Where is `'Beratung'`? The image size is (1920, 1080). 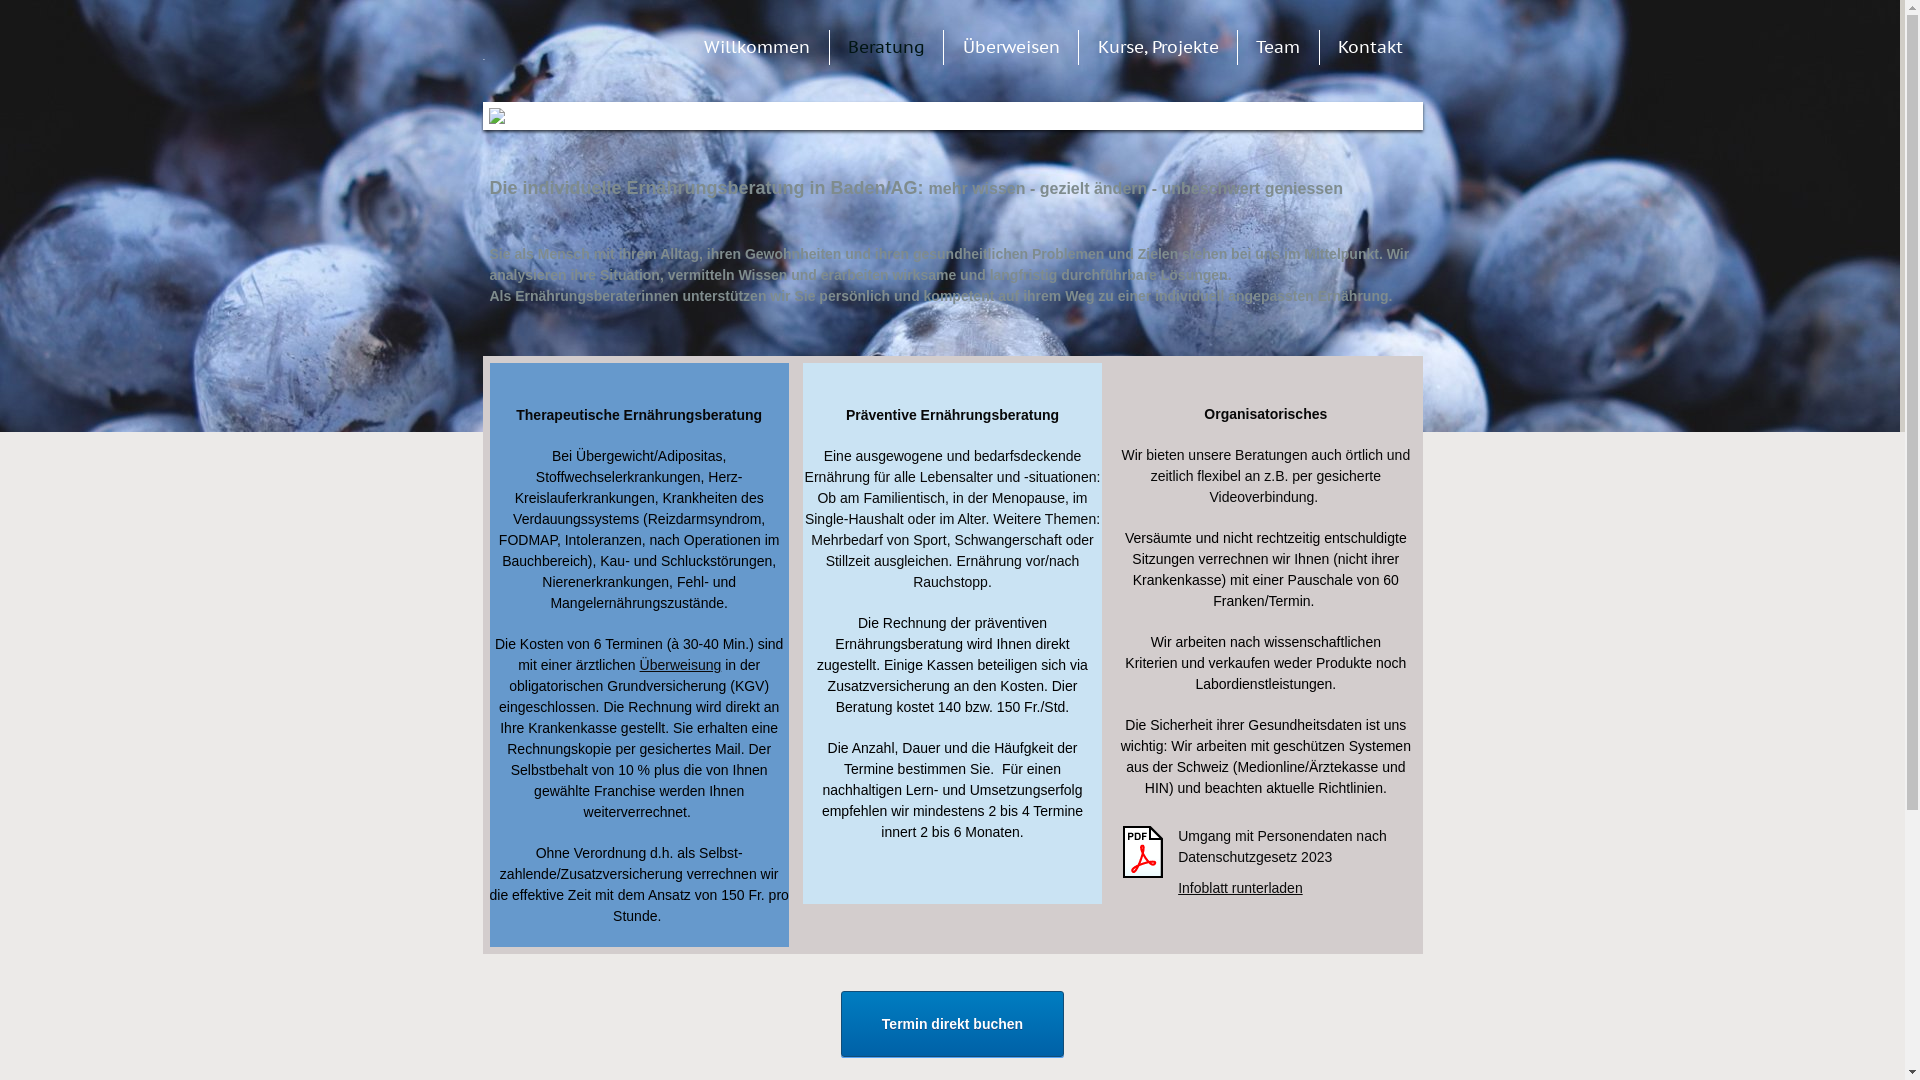 'Beratung' is located at coordinates (838, 45).